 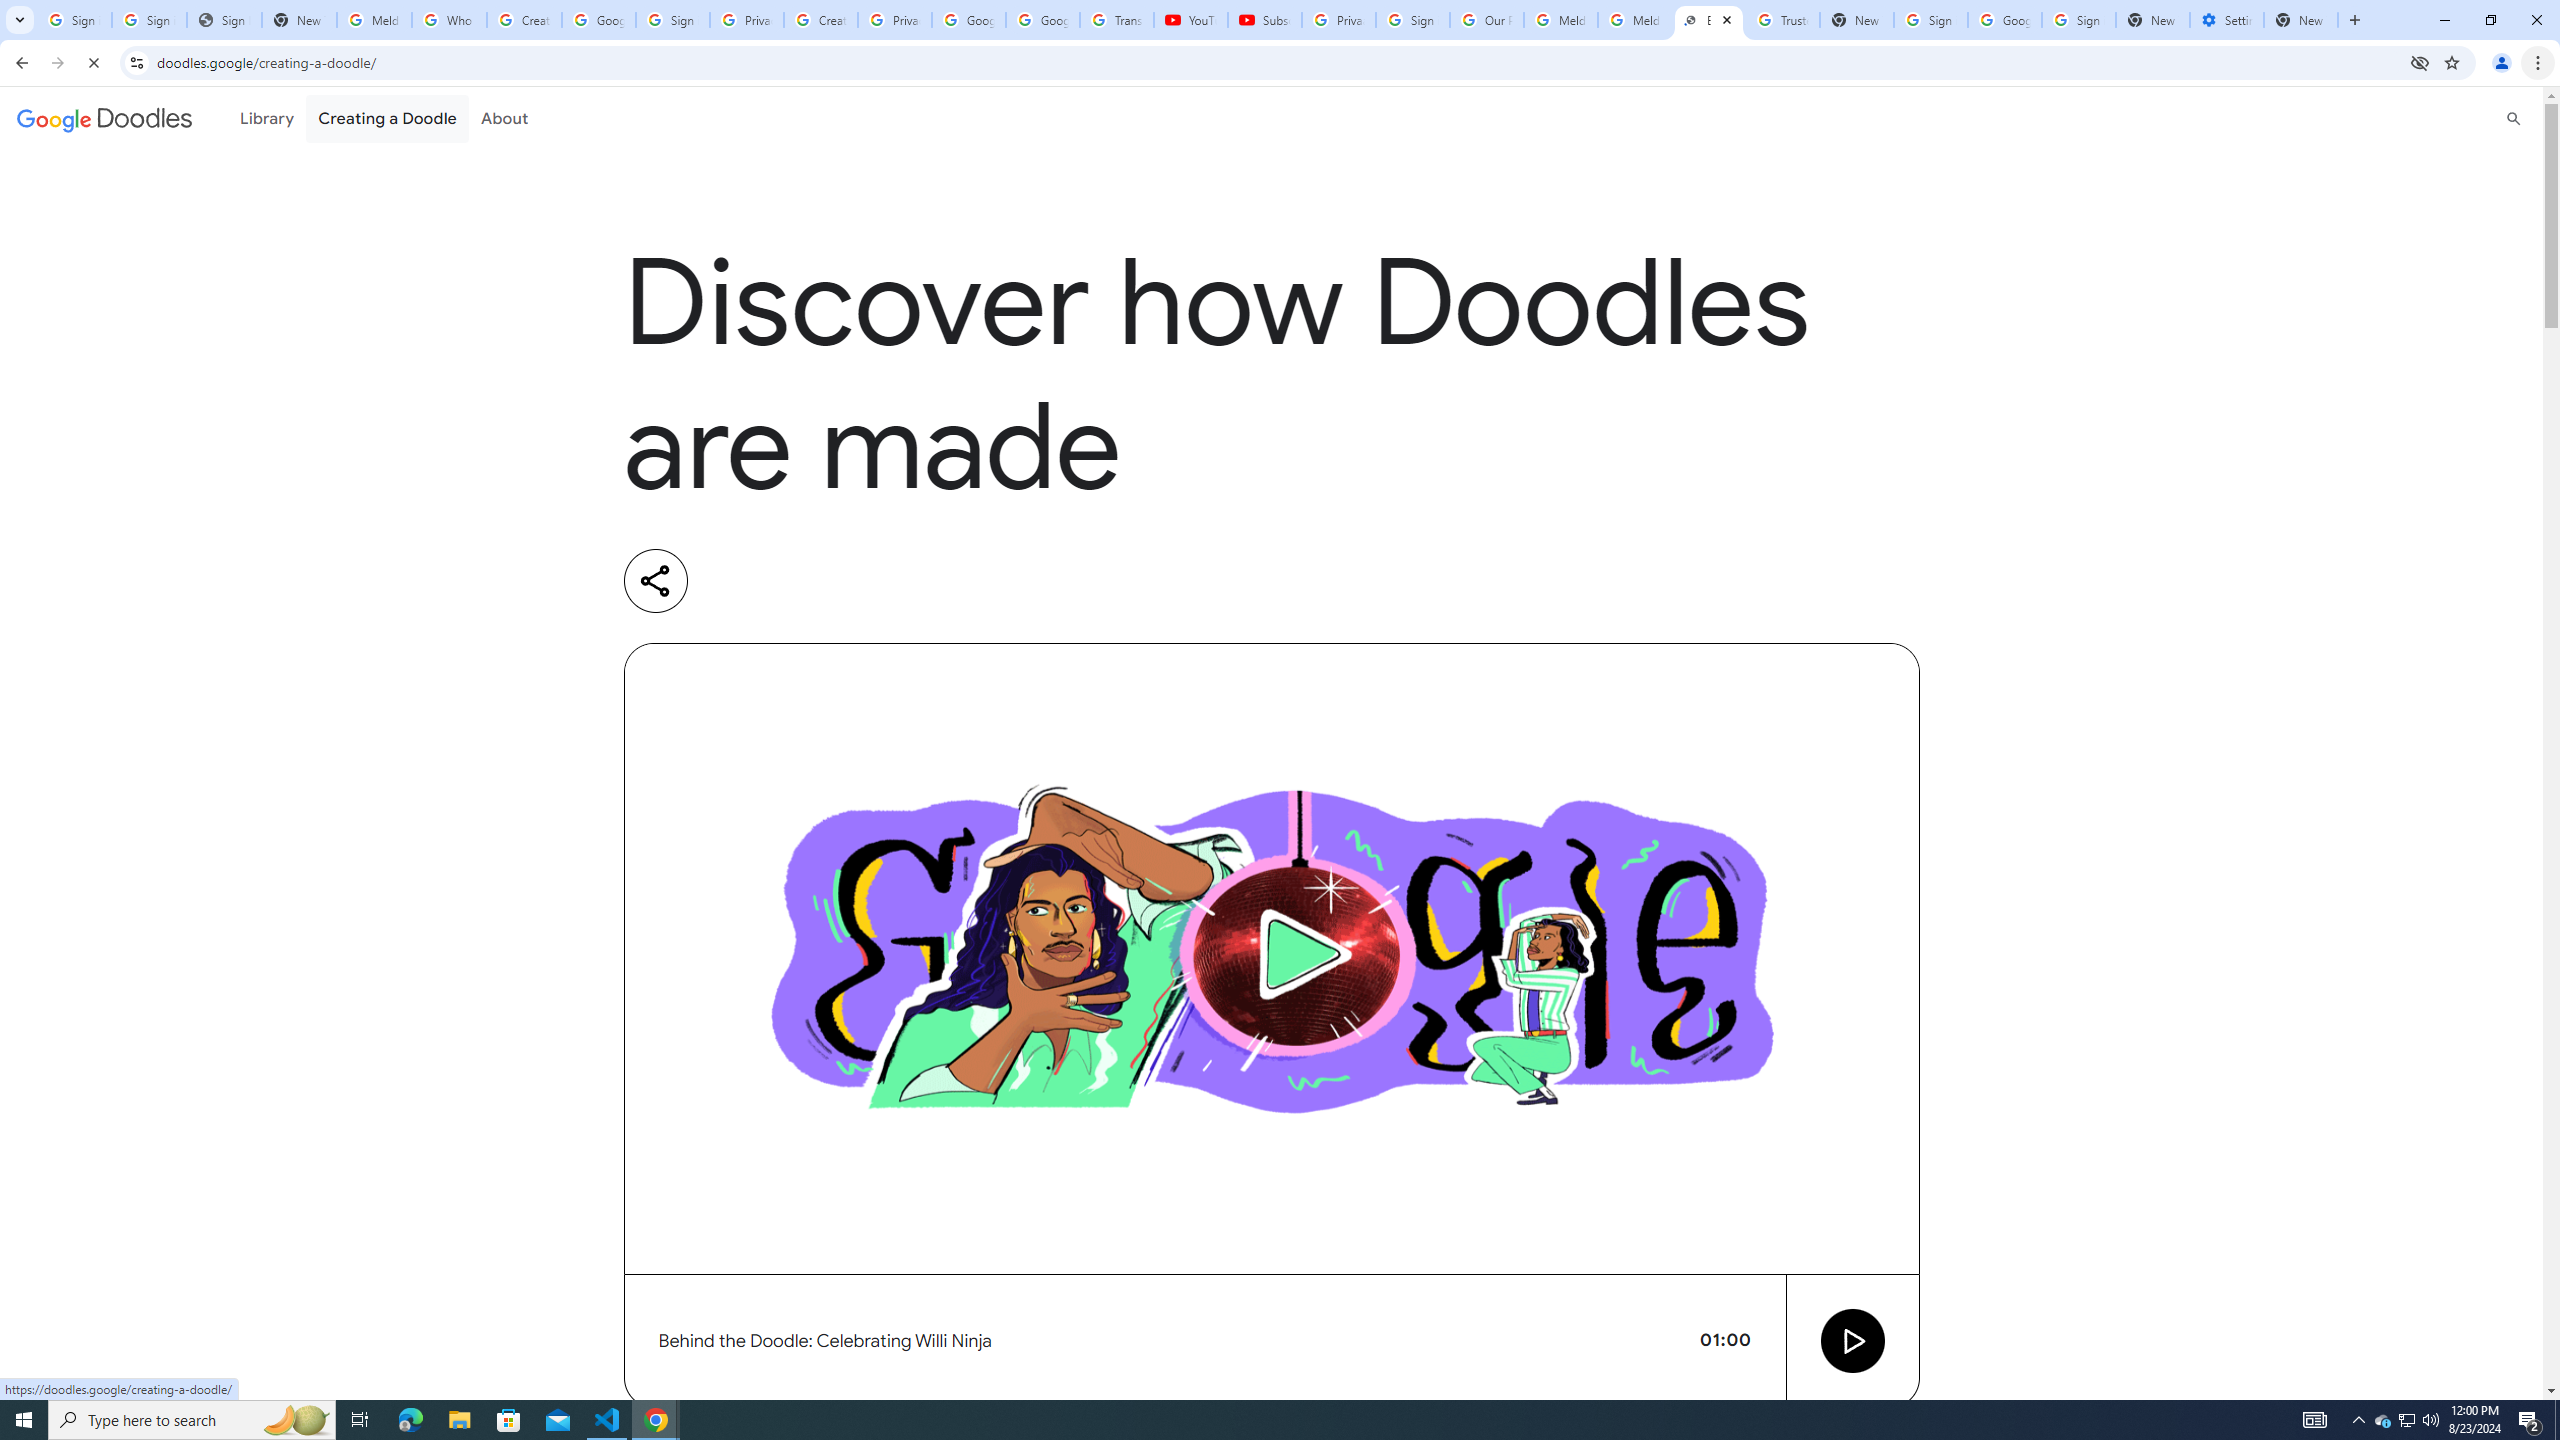 What do you see at coordinates (148, 19) in the screenshot?
I see `'Sign in - Google Accounts'` at bounding box center [148, 19].